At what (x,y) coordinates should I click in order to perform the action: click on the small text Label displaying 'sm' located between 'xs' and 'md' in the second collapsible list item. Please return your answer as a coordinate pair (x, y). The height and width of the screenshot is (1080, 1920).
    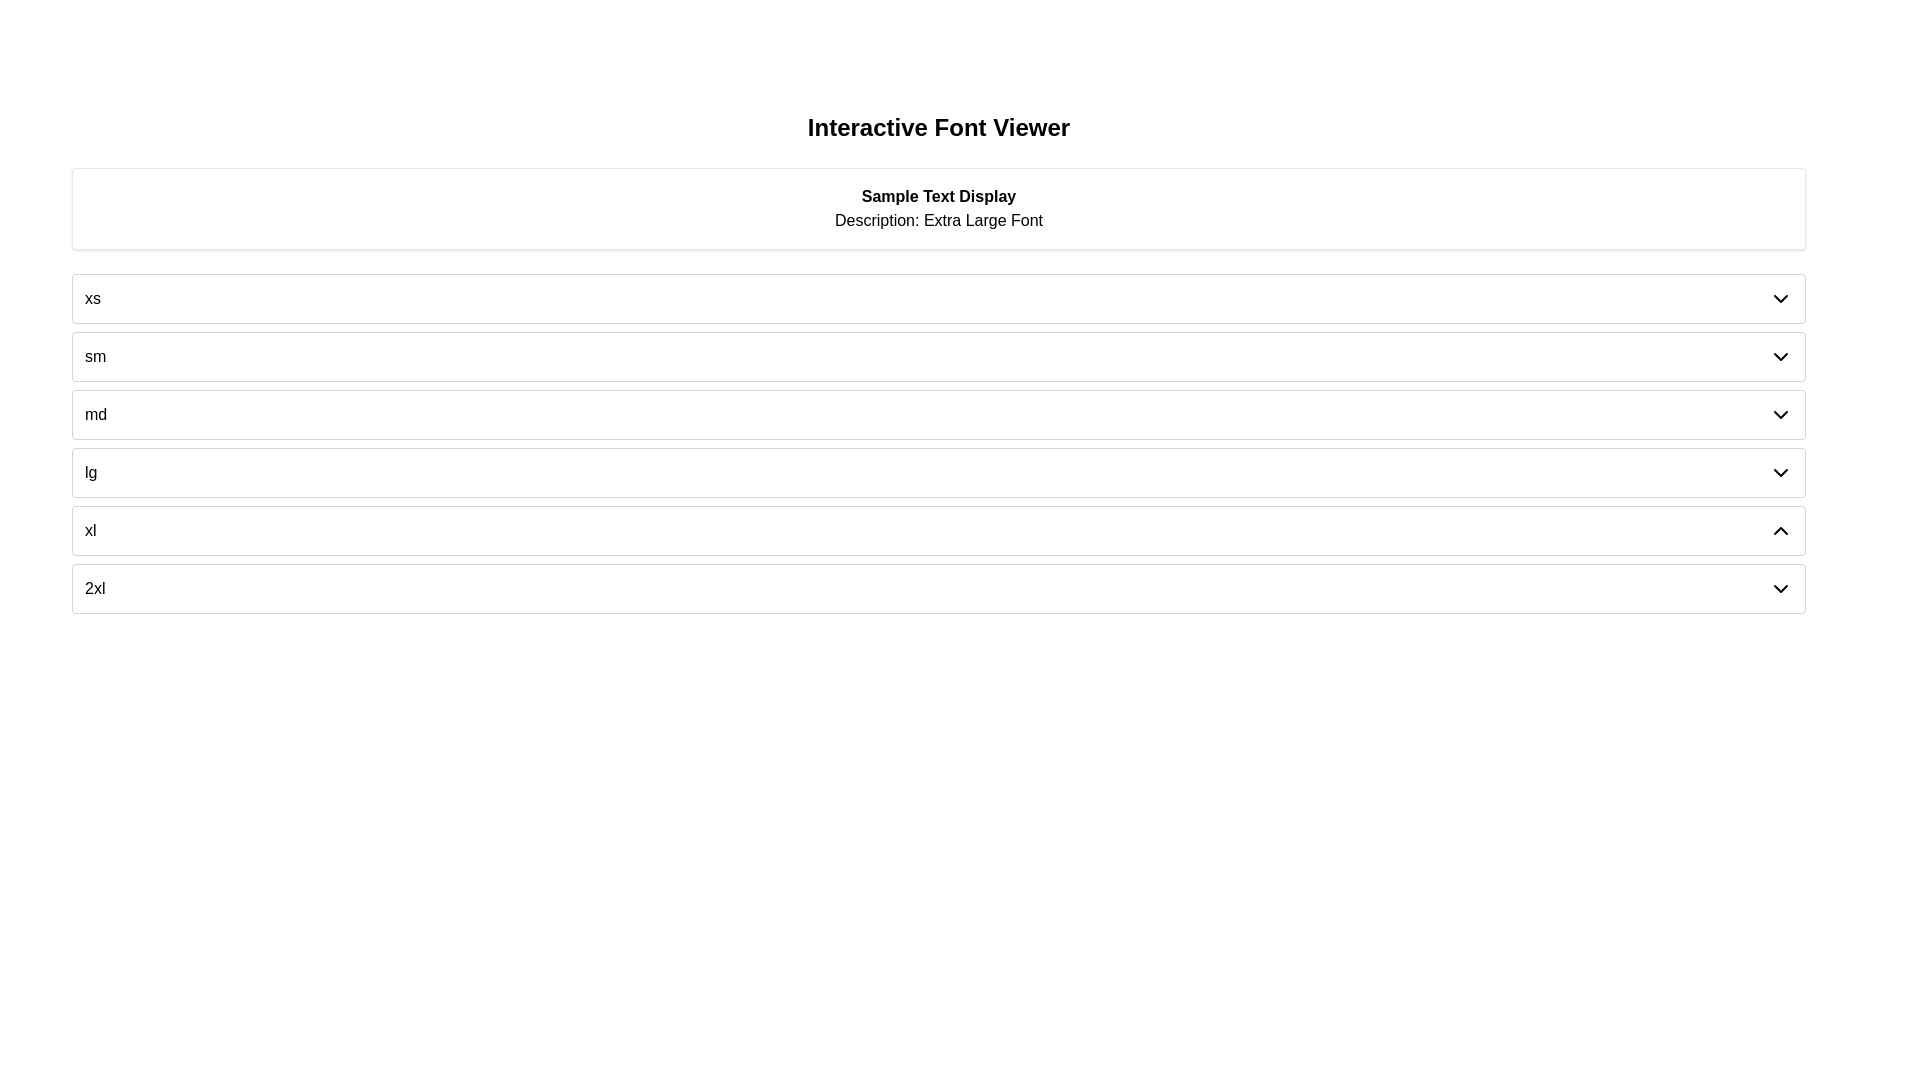
    Looking at the image, I should click on (94, 356).